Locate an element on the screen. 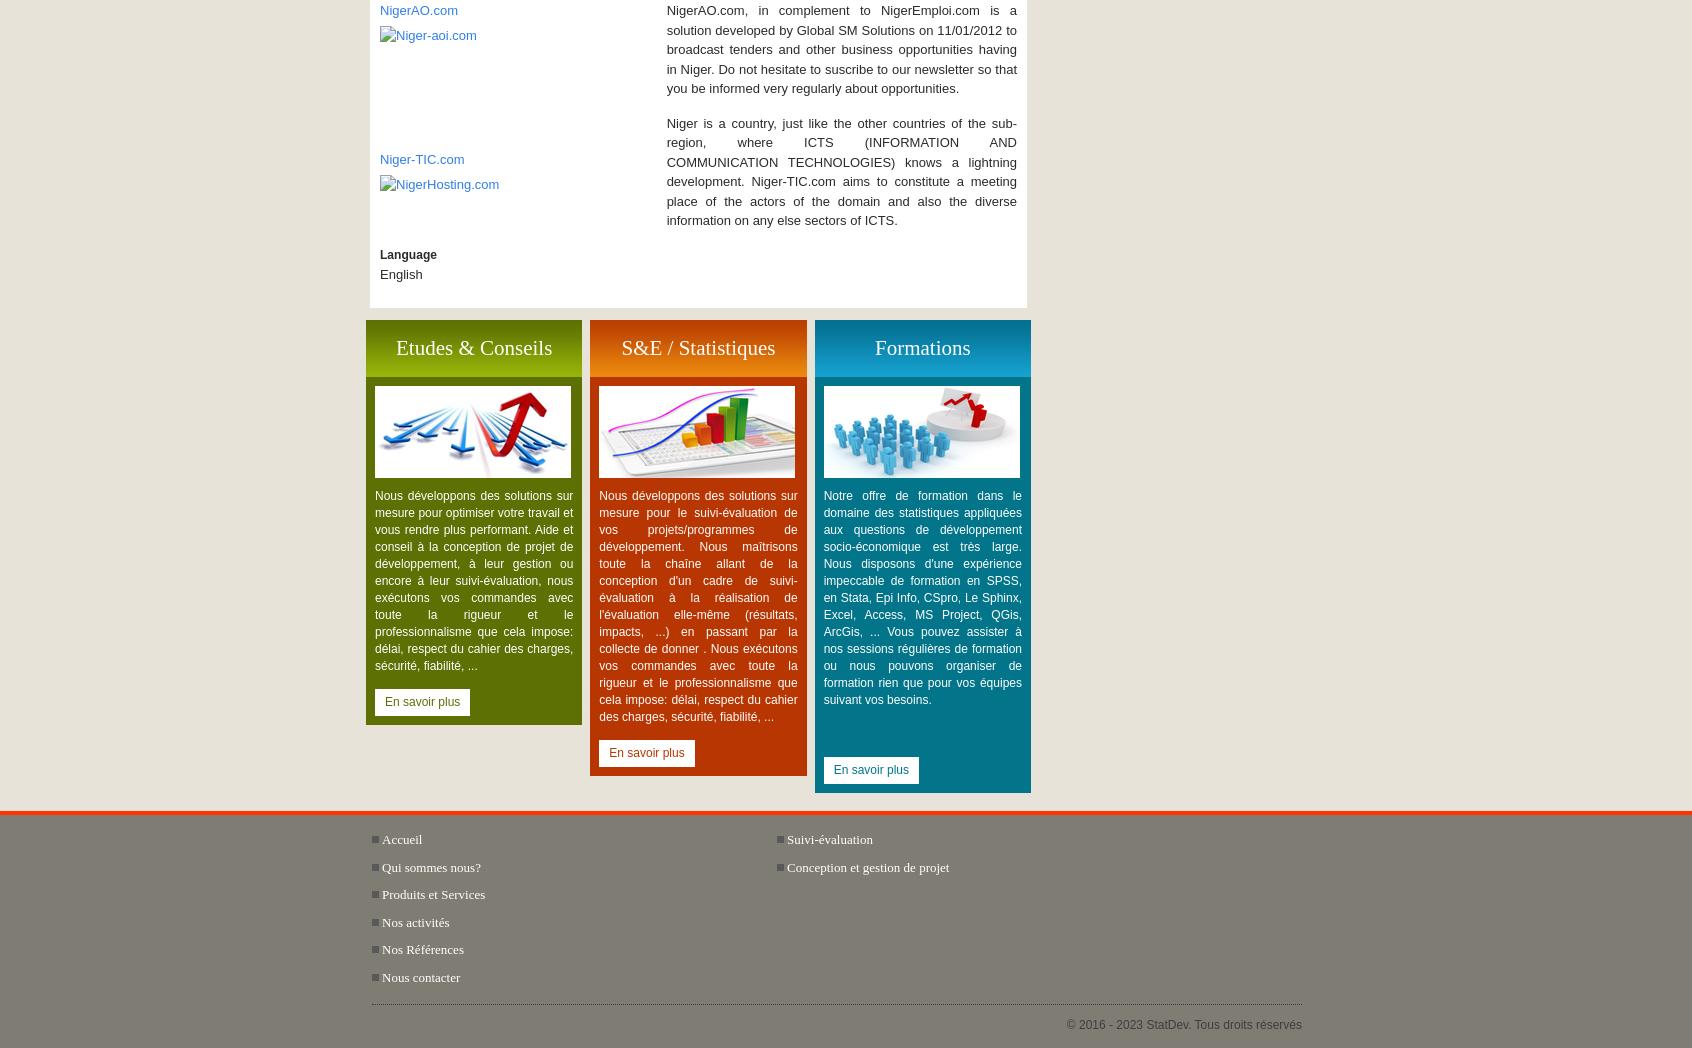 Image resolution: width=1692 pixels, height=1048 pixels. 'Notre offre de formation dans le domaine des statistiques appliquées aux questions de développement socio-économique est très large. Nous disposons d'une expérience impeccable de formation en SPSS, en Stata, Epi Info, CSpro, Le Sphinx, Excel, Access, MS Project, QGis, ArcGis, ... Vous pouvez assister à nos sessions régulières de formation ou nous pouvons organiser de formation rien que pour vos équipes suivant vos besoins.' is located at coordinates (921, 597).